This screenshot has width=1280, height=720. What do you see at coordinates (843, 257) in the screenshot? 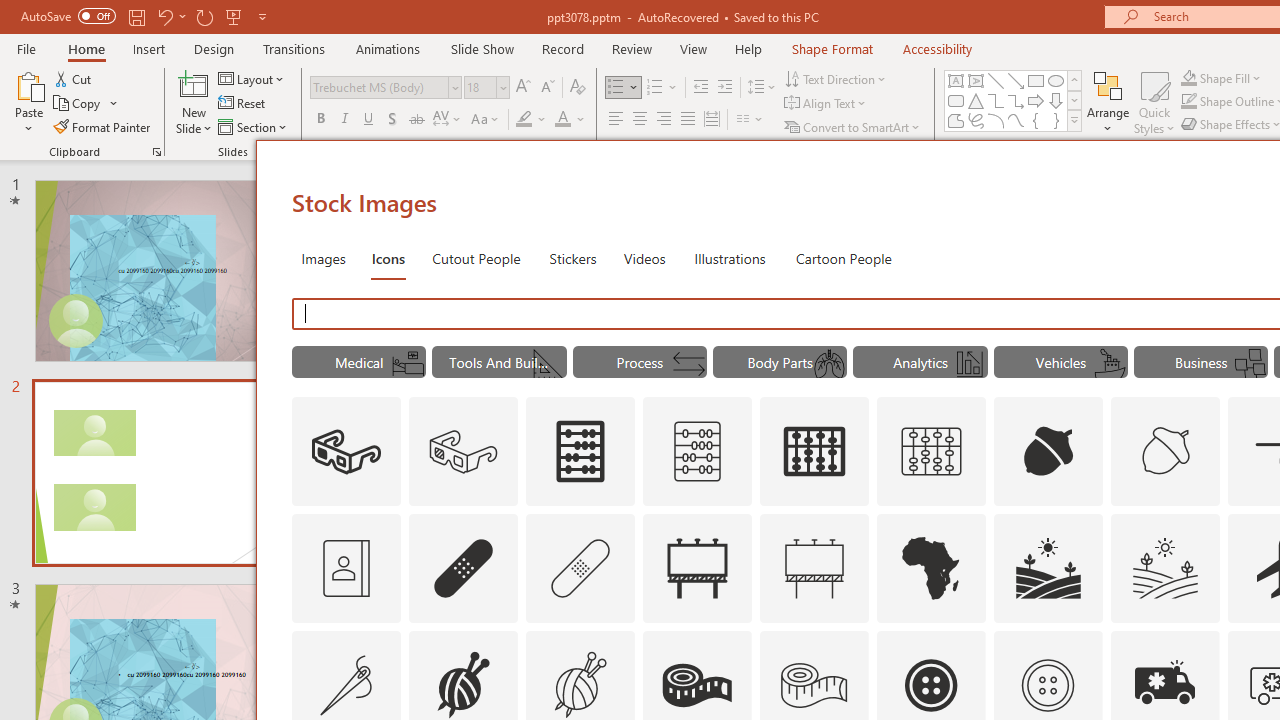
I see `'Cartoon People'` at bounding box center [843, 257].